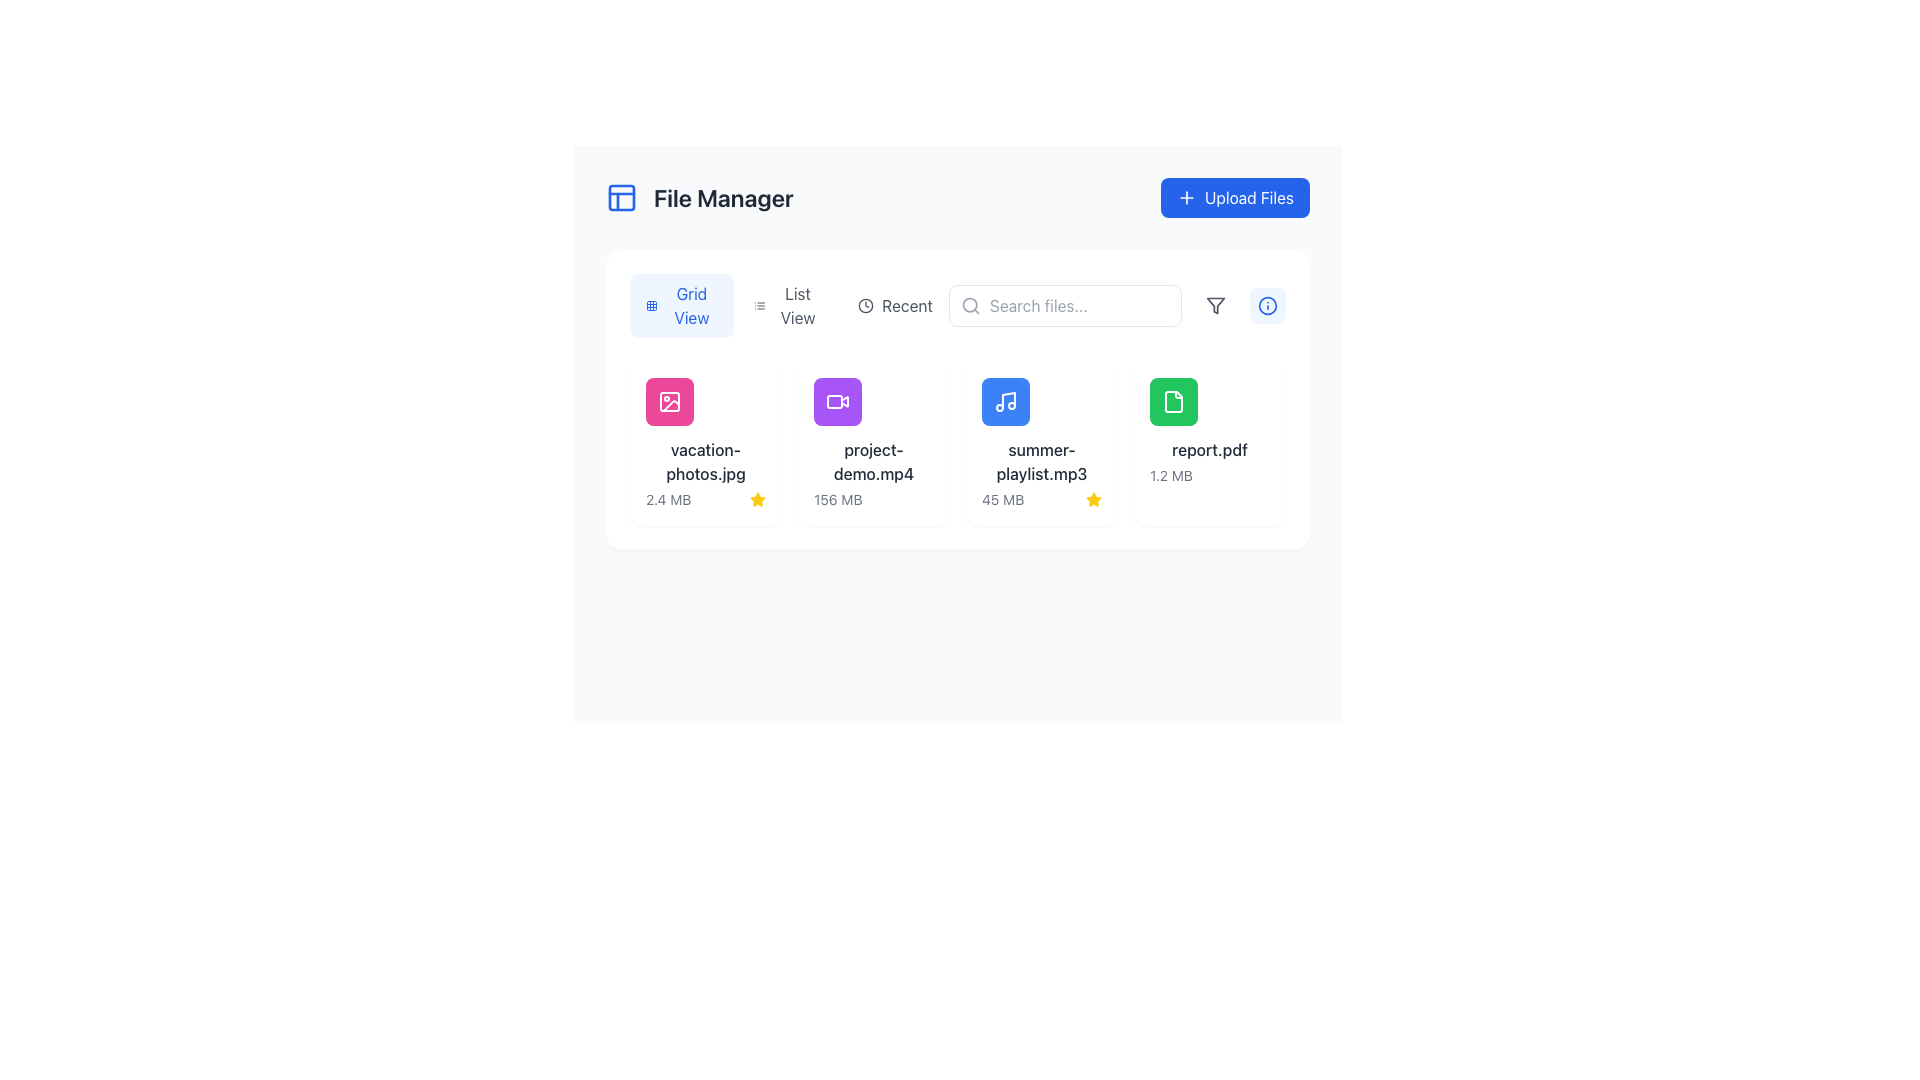 The image size is (1920, 1080). Describe the element at coordinates (758, 305) in the screenshot. I see `the list icon represented by three horizontal lines, located within the 'List View' button in the toolbar` at that location.